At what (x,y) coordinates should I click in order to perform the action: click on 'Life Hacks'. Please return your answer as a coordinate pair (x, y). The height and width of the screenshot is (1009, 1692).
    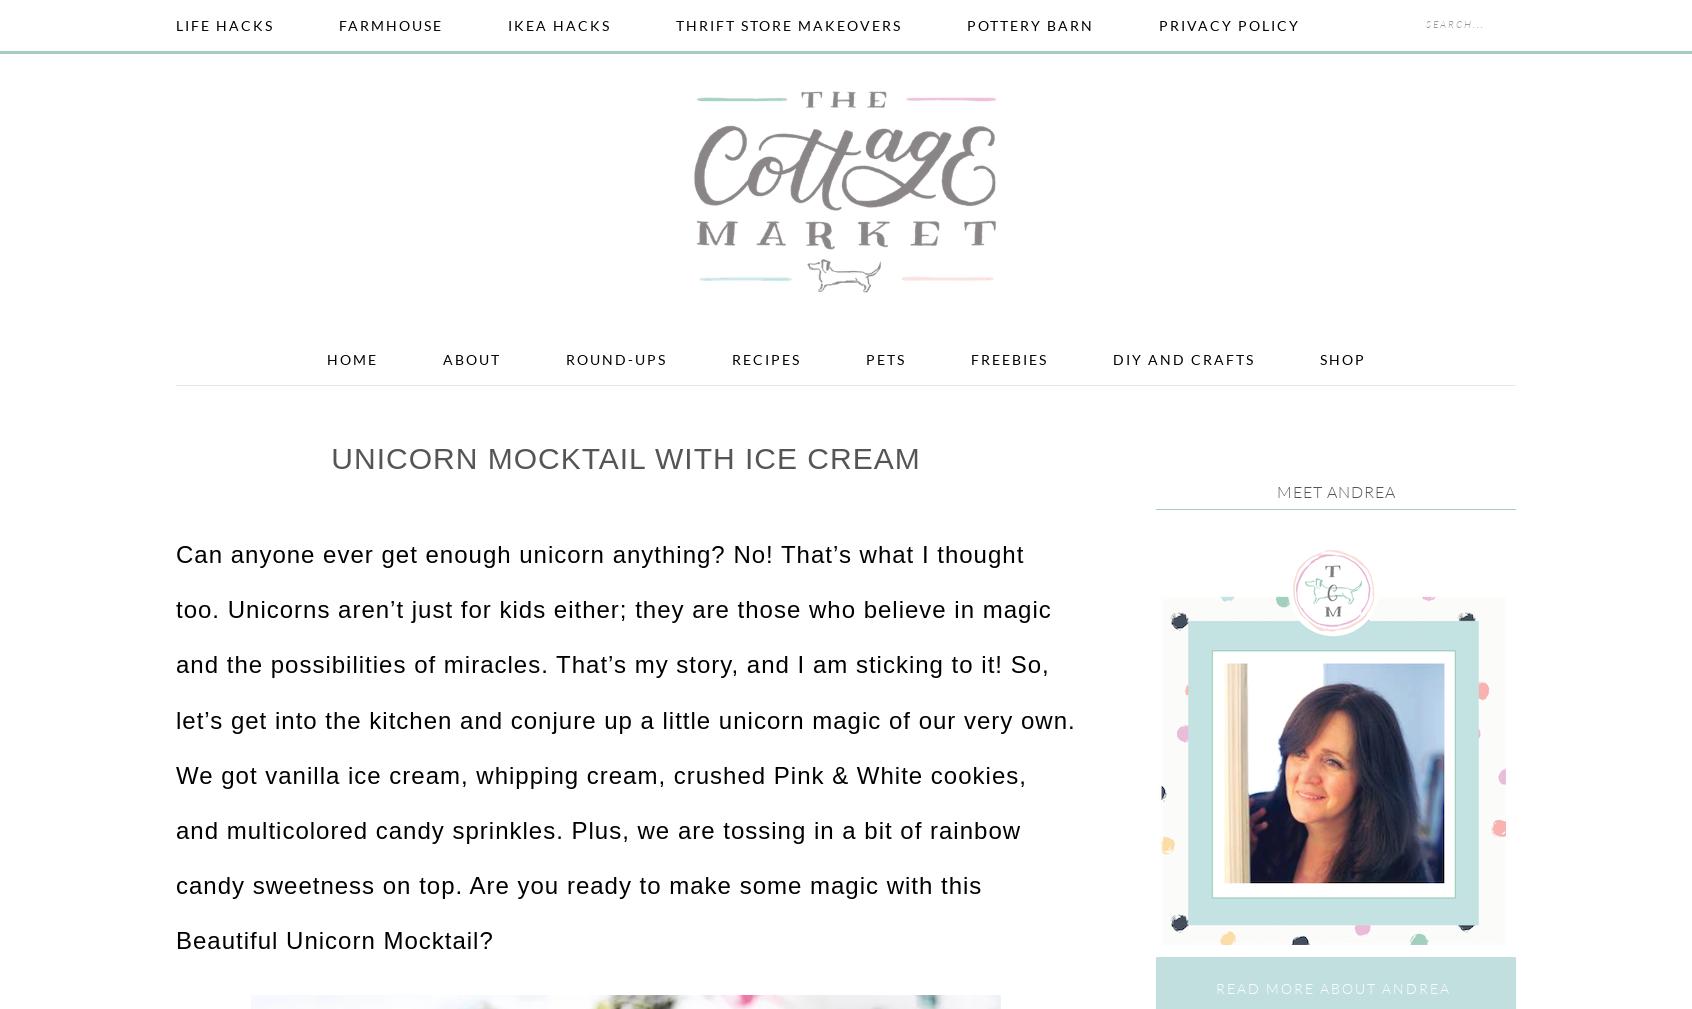
    Looking at the image, I should click on (225, 24).